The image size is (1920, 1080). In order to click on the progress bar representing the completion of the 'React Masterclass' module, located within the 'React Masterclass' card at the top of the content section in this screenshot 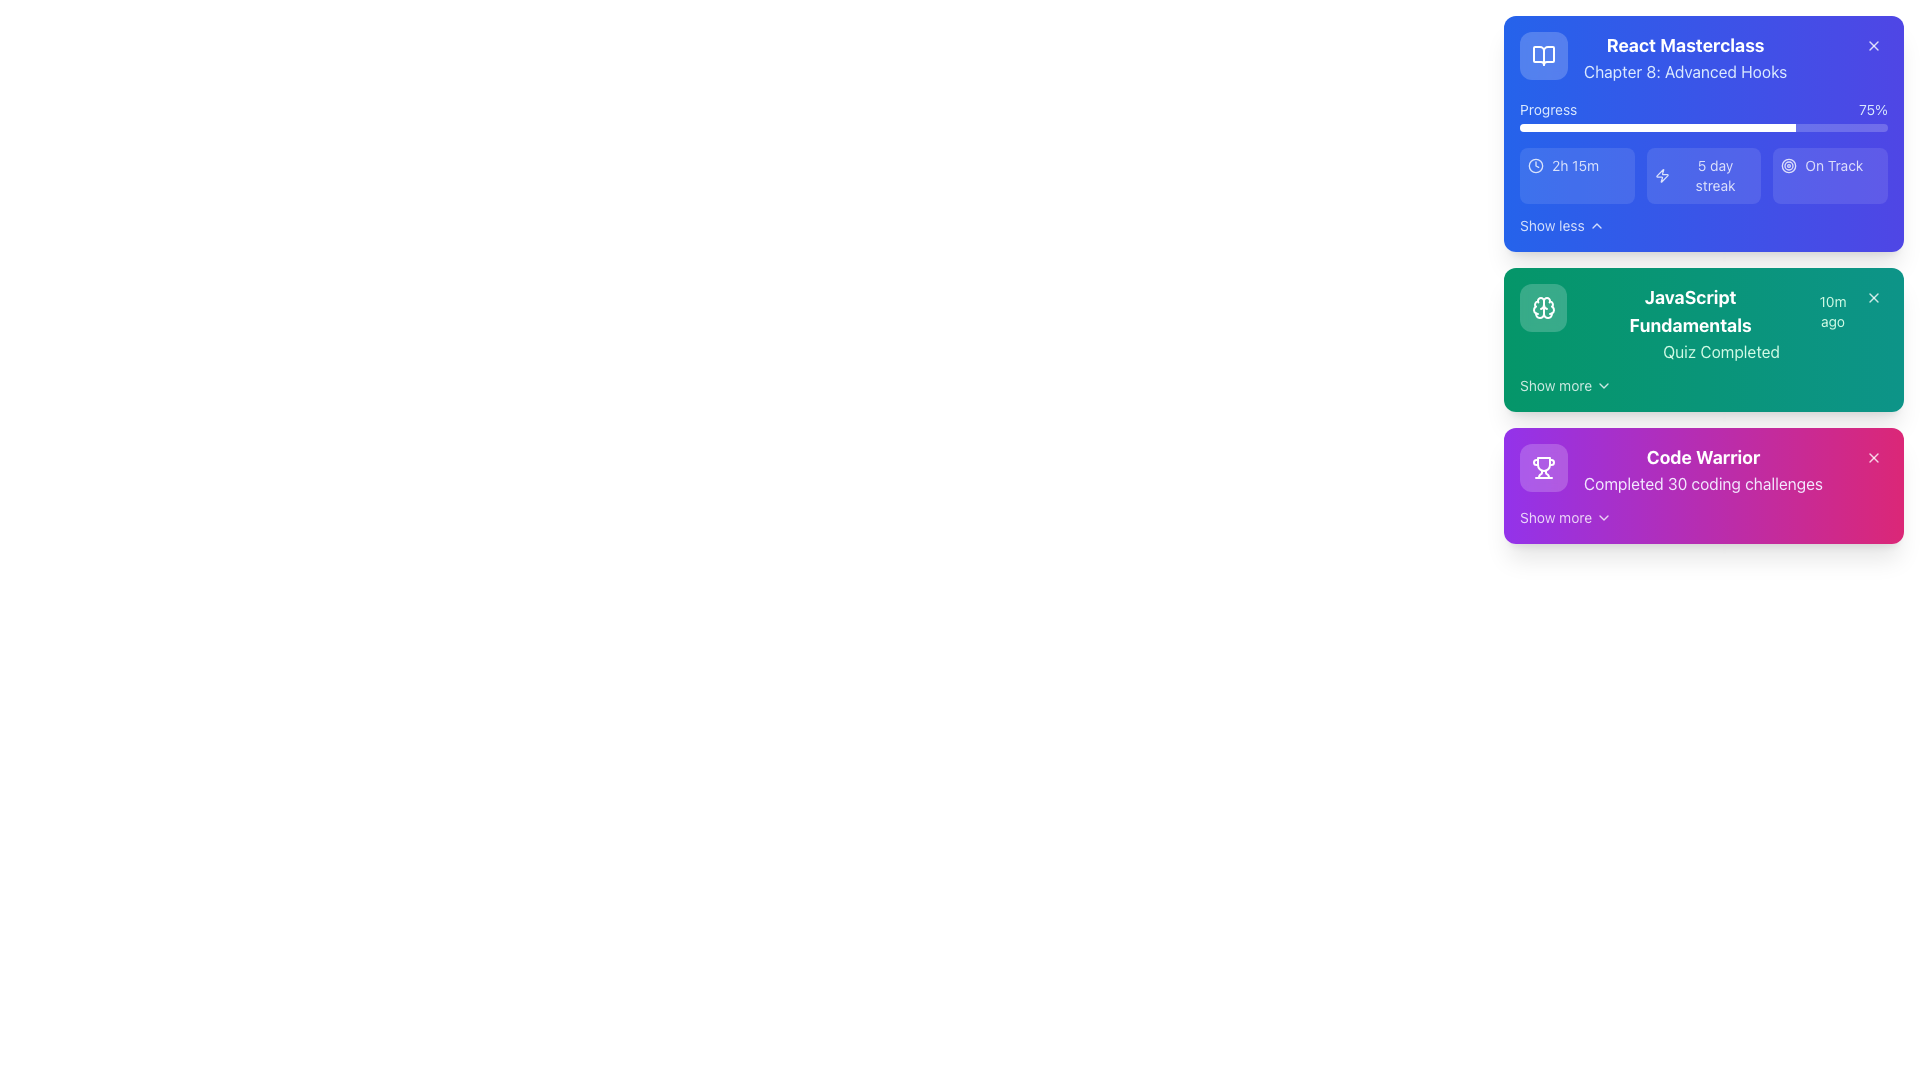, I will do `click(1703, 115)`.